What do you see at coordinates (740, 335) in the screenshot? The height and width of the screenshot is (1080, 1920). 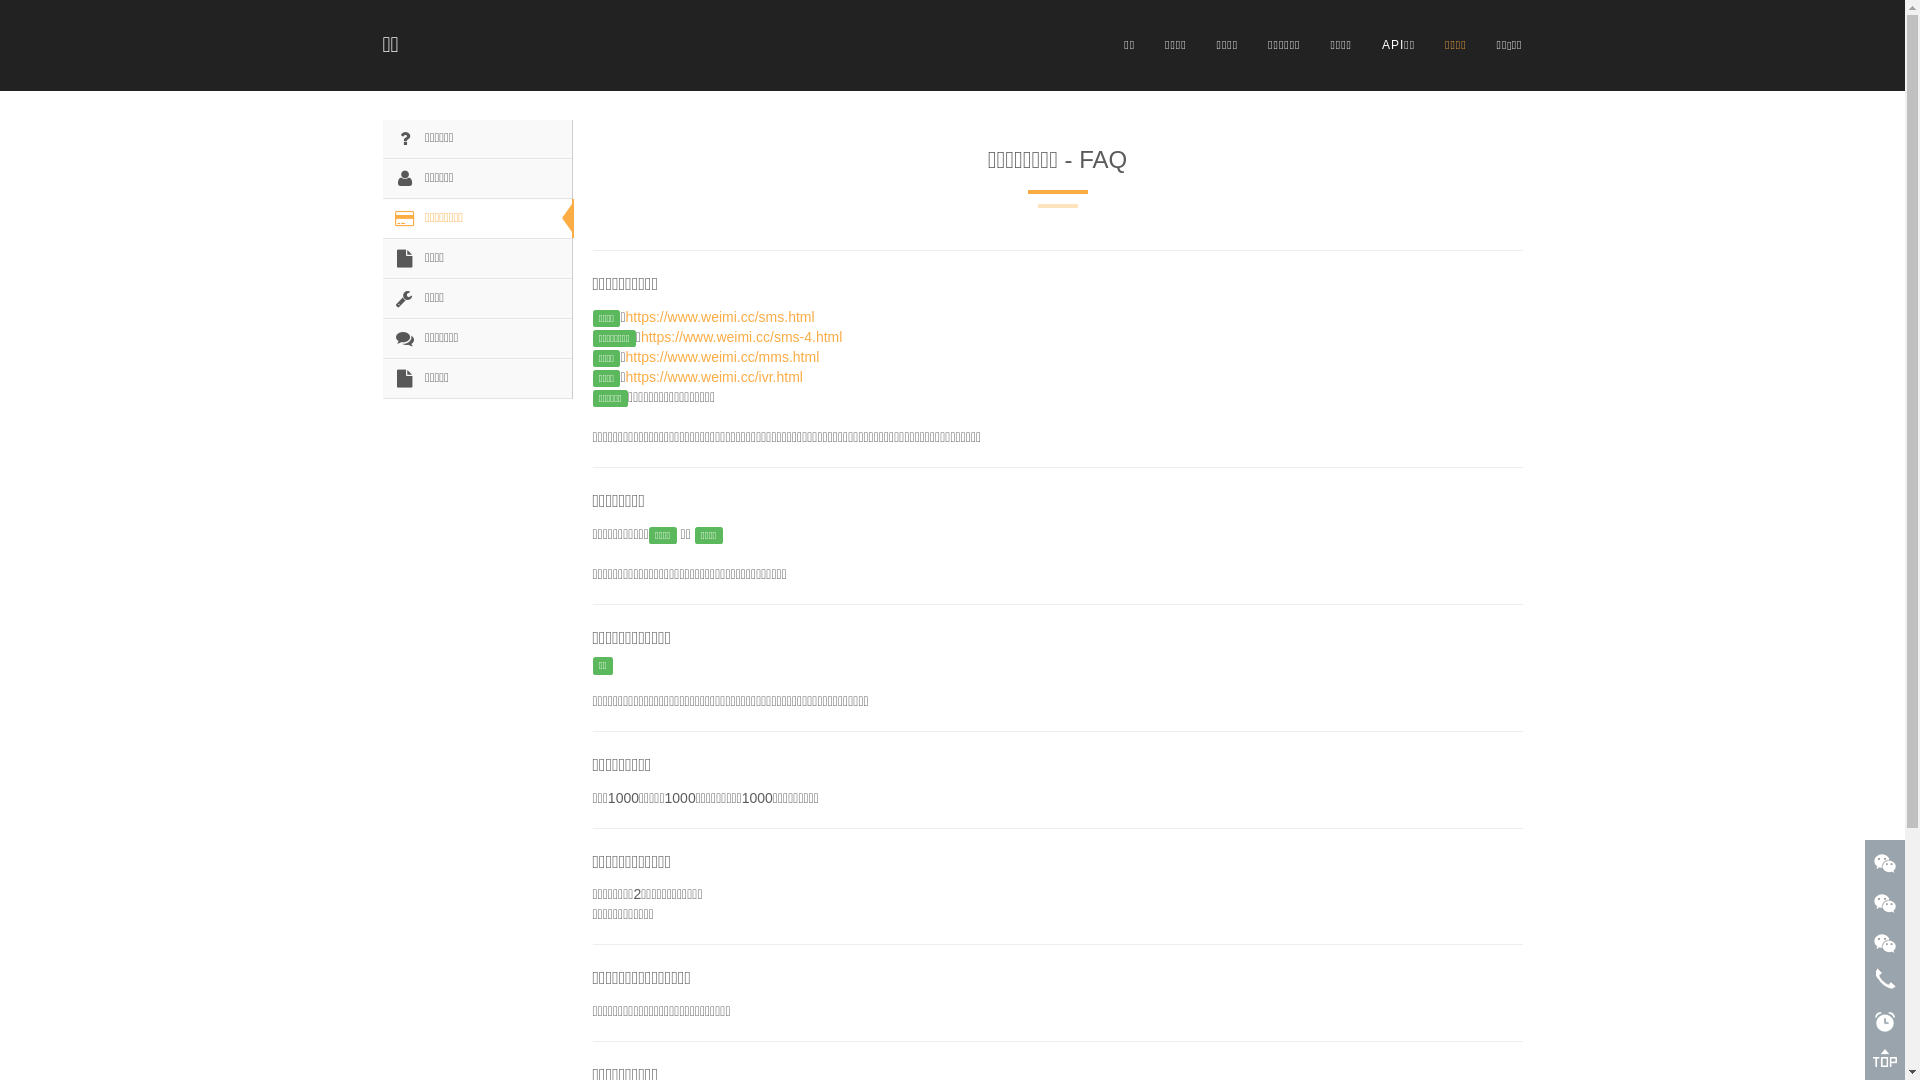 I see `'https://www.weimi.cc/sms-4.html'` at bounding box center [740, 335].